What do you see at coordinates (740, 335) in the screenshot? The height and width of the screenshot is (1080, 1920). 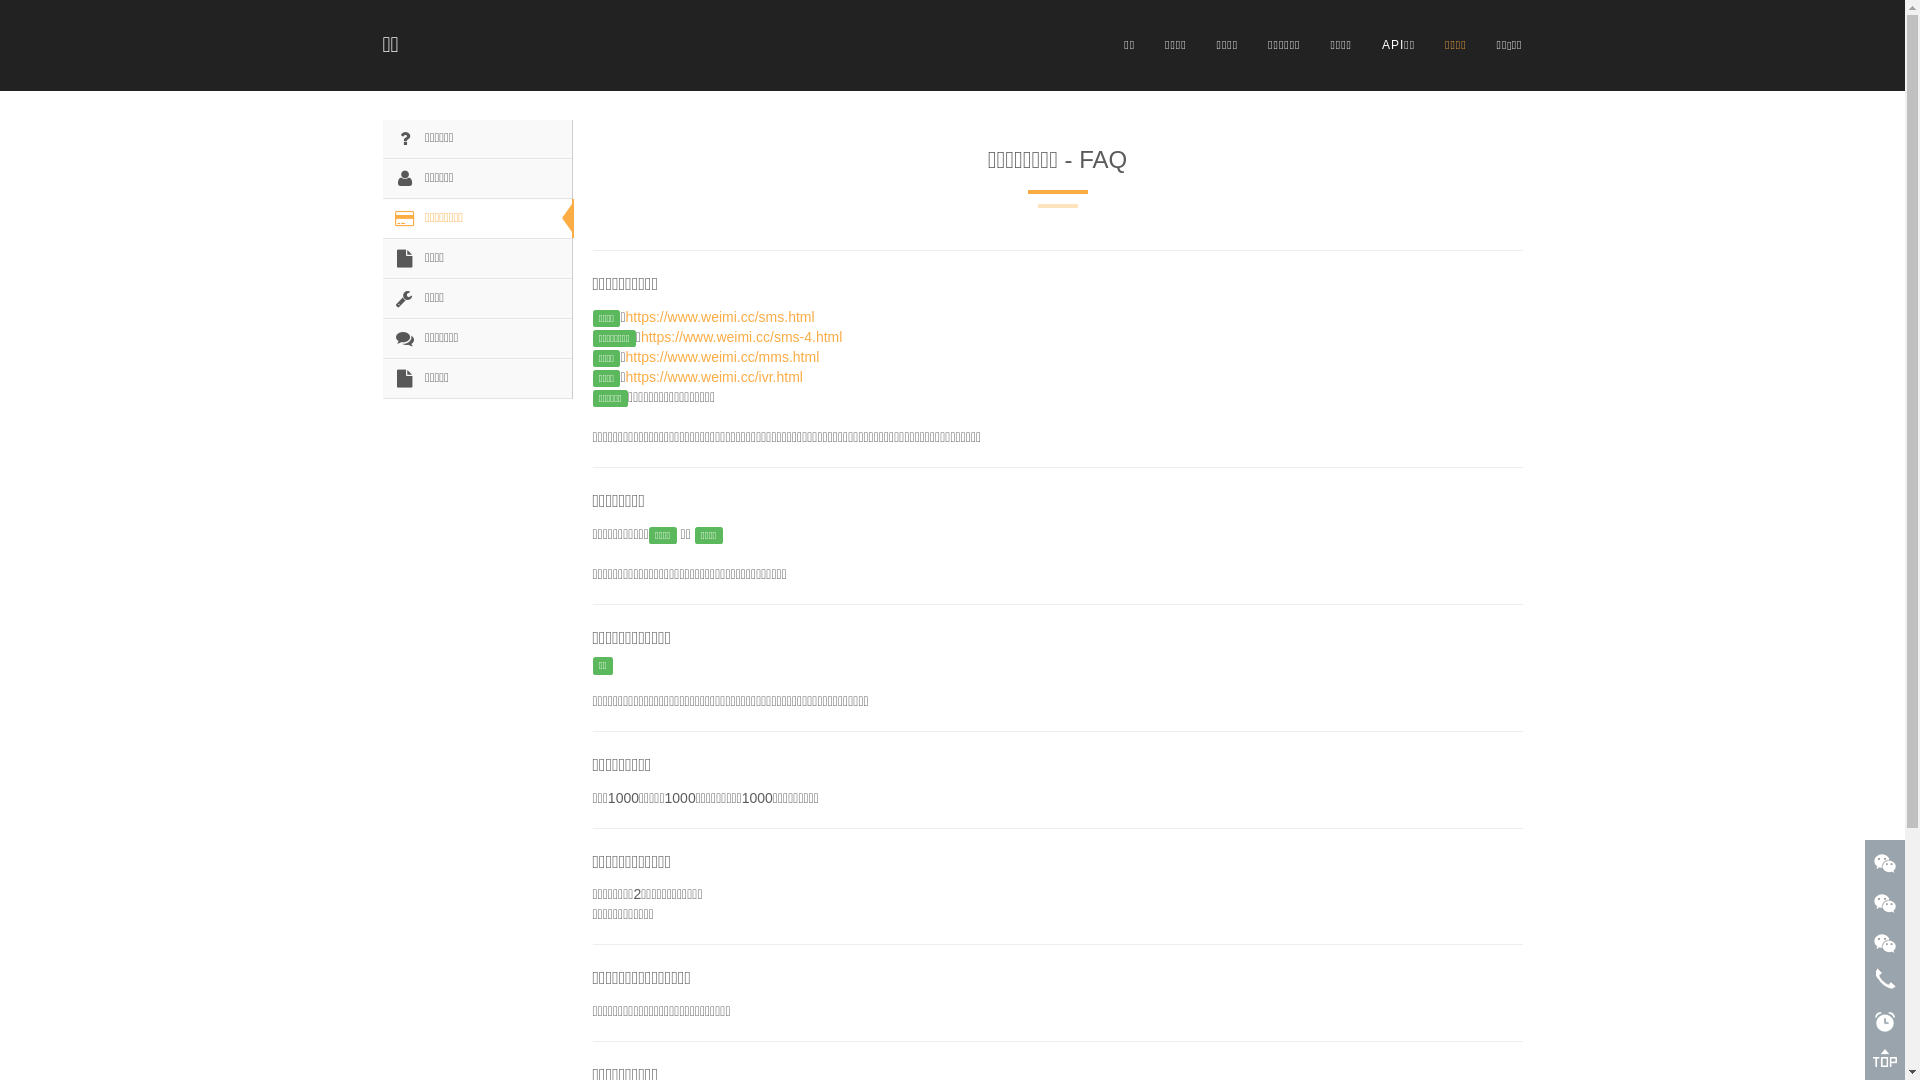 I see `'https://www.weimi.cc/sms-4.html'` at bounding box center [740, 335].